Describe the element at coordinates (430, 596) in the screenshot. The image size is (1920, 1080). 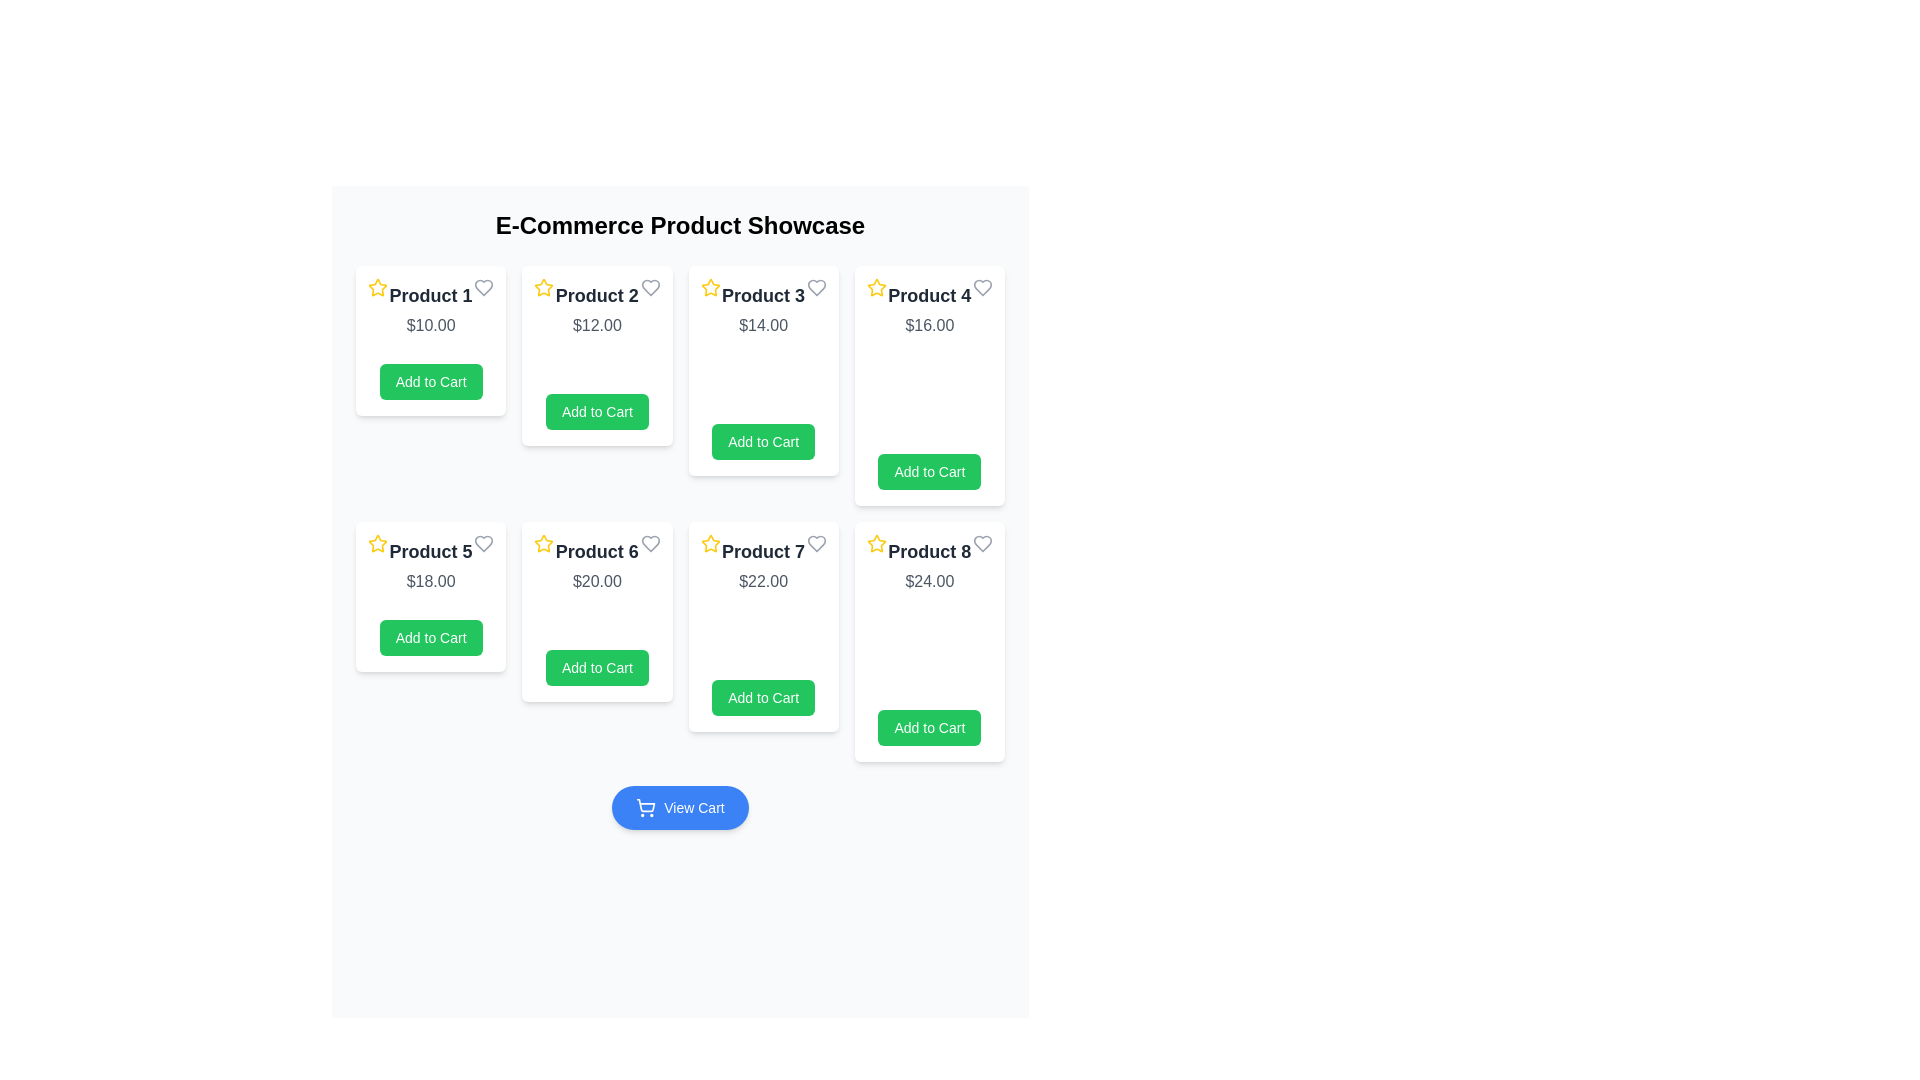
I see `the 'Add to Cart' button on the product card located in the second row and first column of the grid layout` at that location.